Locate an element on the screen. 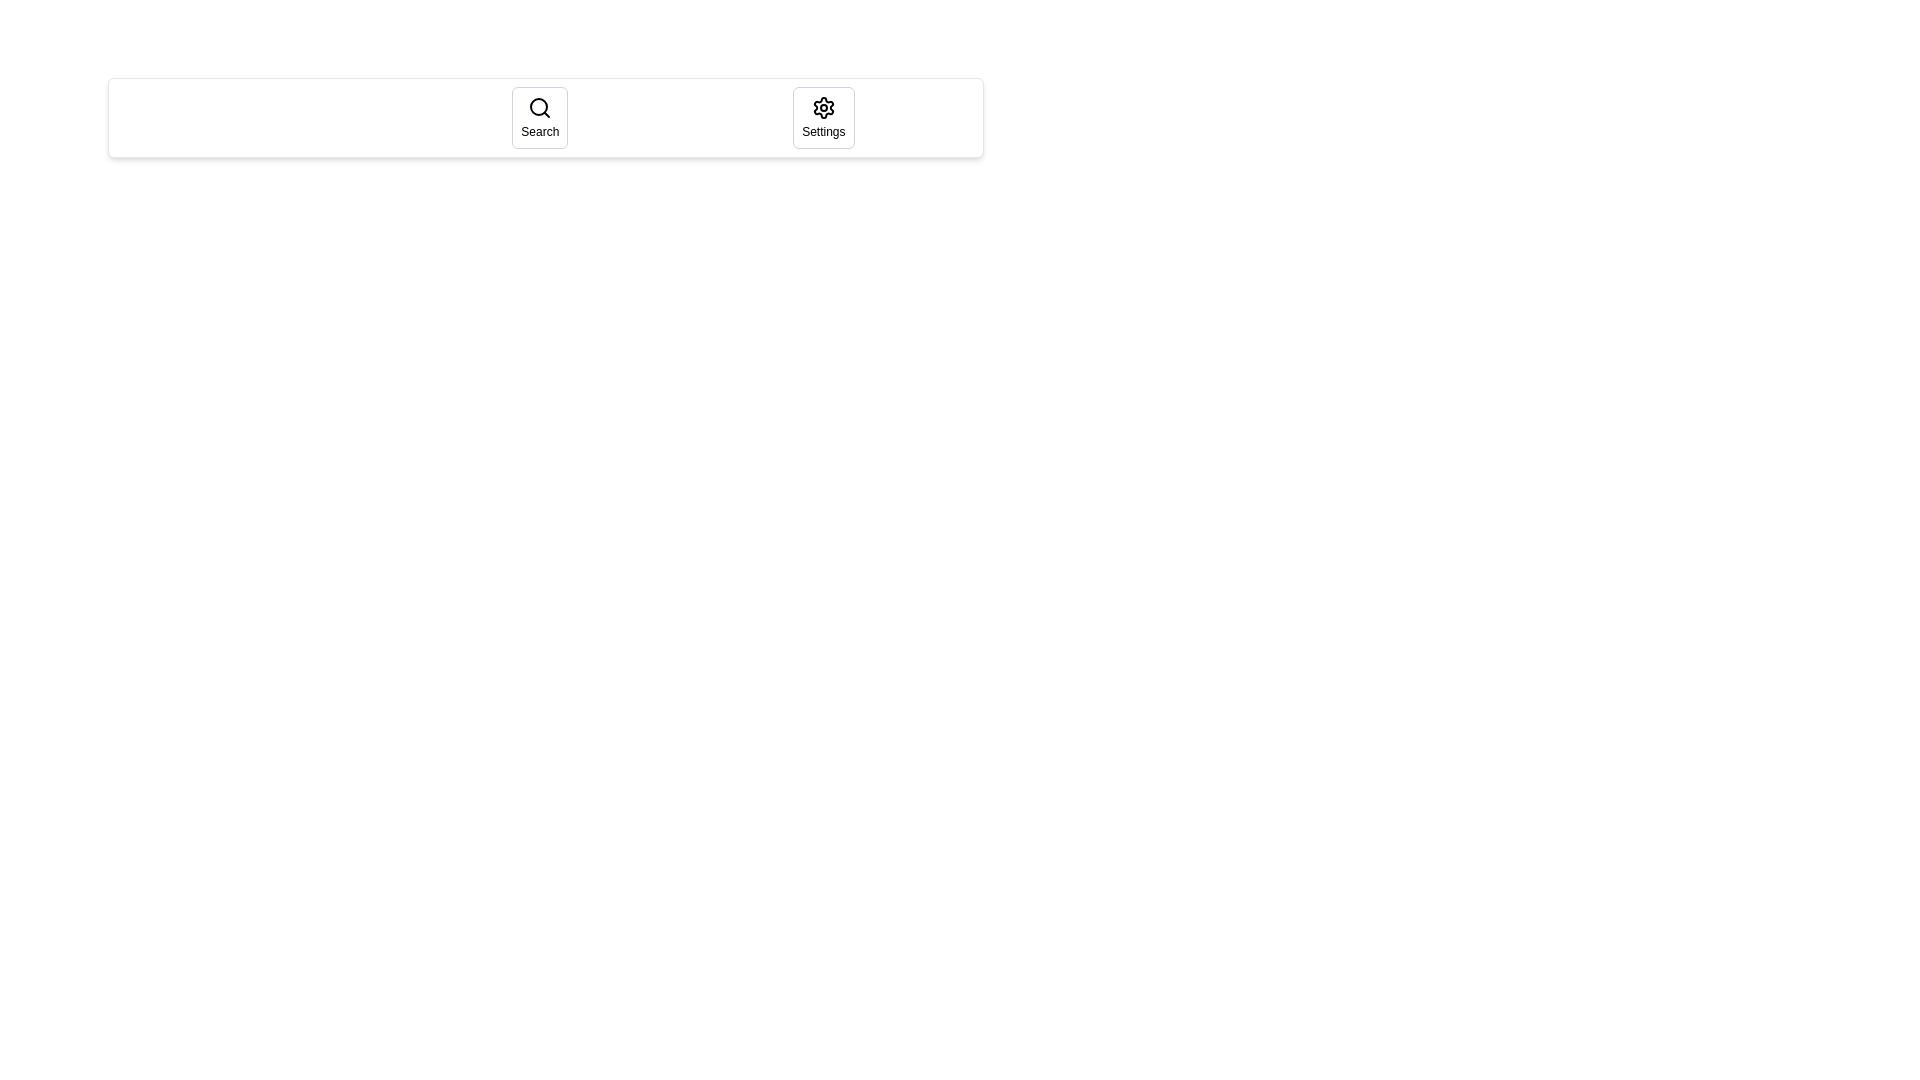 The width and height of the screenshot is (1920, 1080). the 'Settings' button, which features a settings gear icon and is the third button in a horizontal group of three buttons is located at coordinates (823, 118).